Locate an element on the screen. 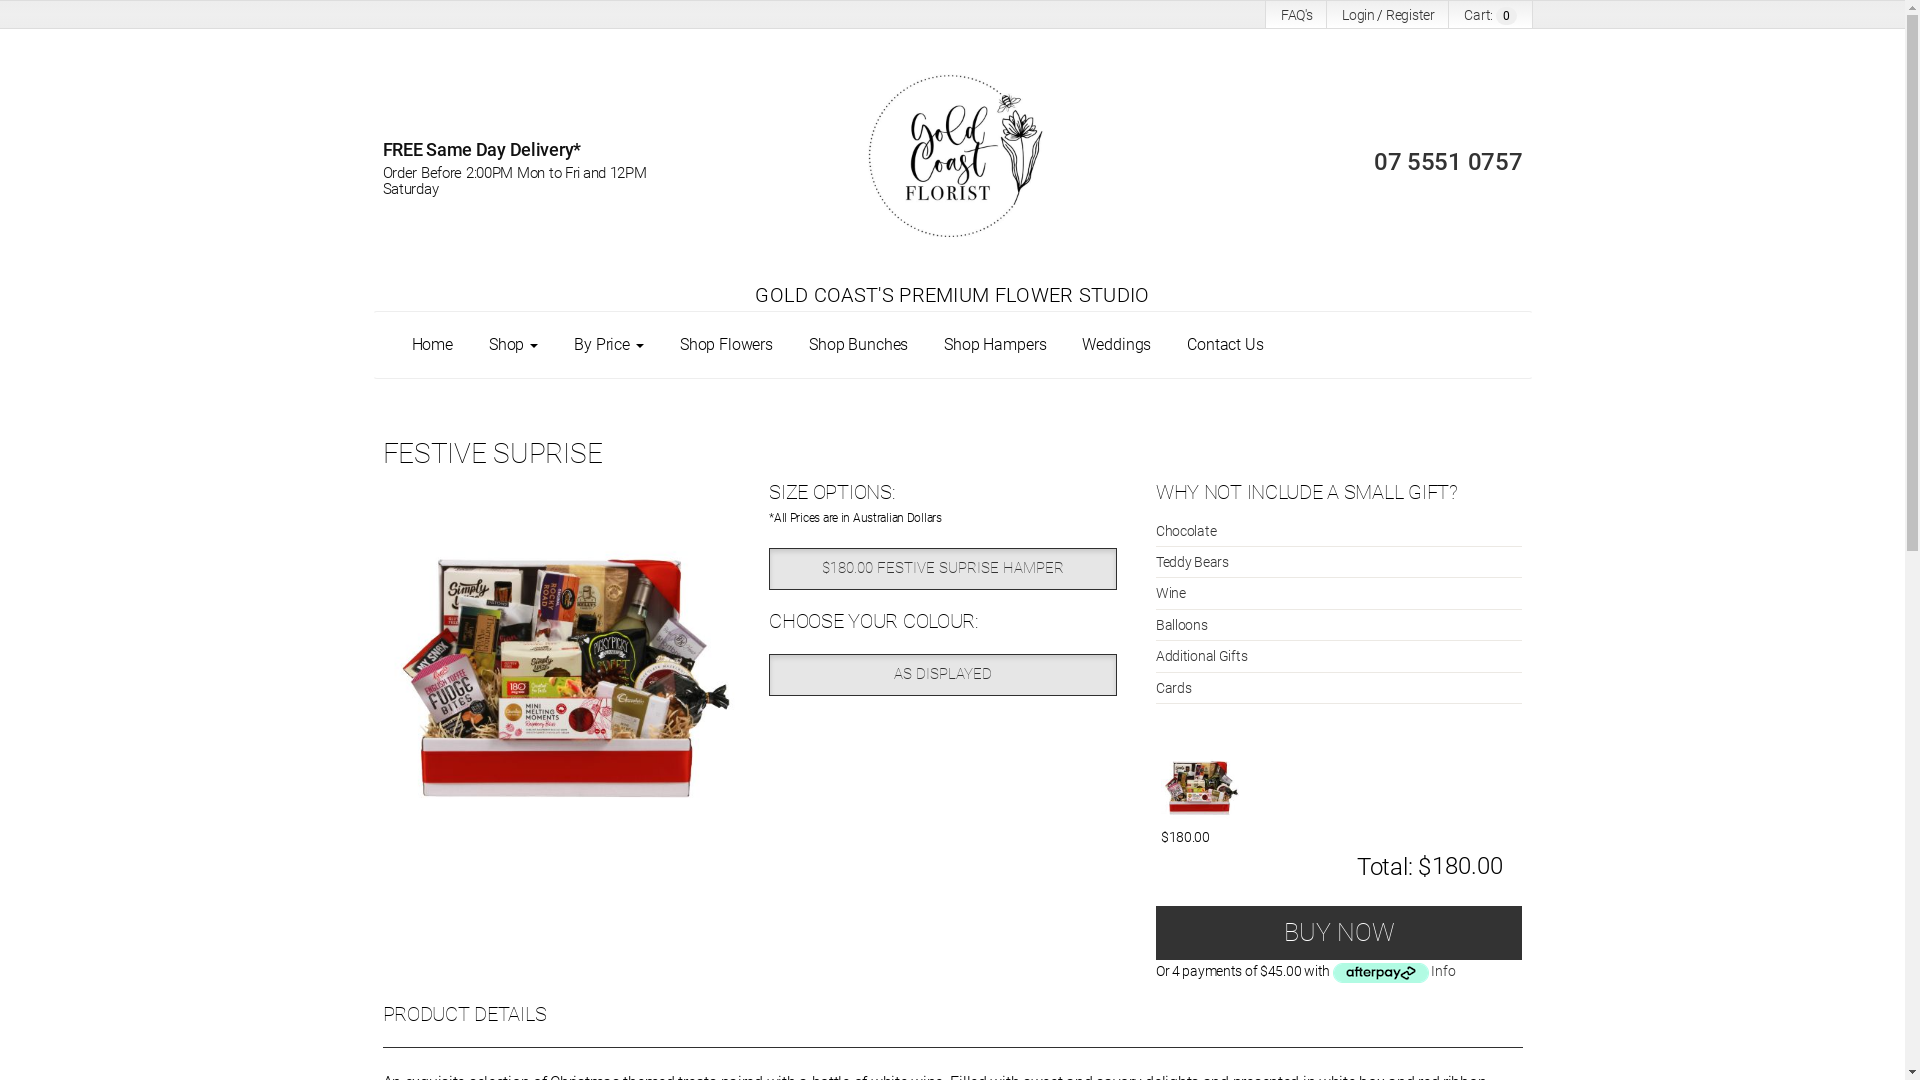  '07 5551 0757' is located at coordinates (1448, 161).